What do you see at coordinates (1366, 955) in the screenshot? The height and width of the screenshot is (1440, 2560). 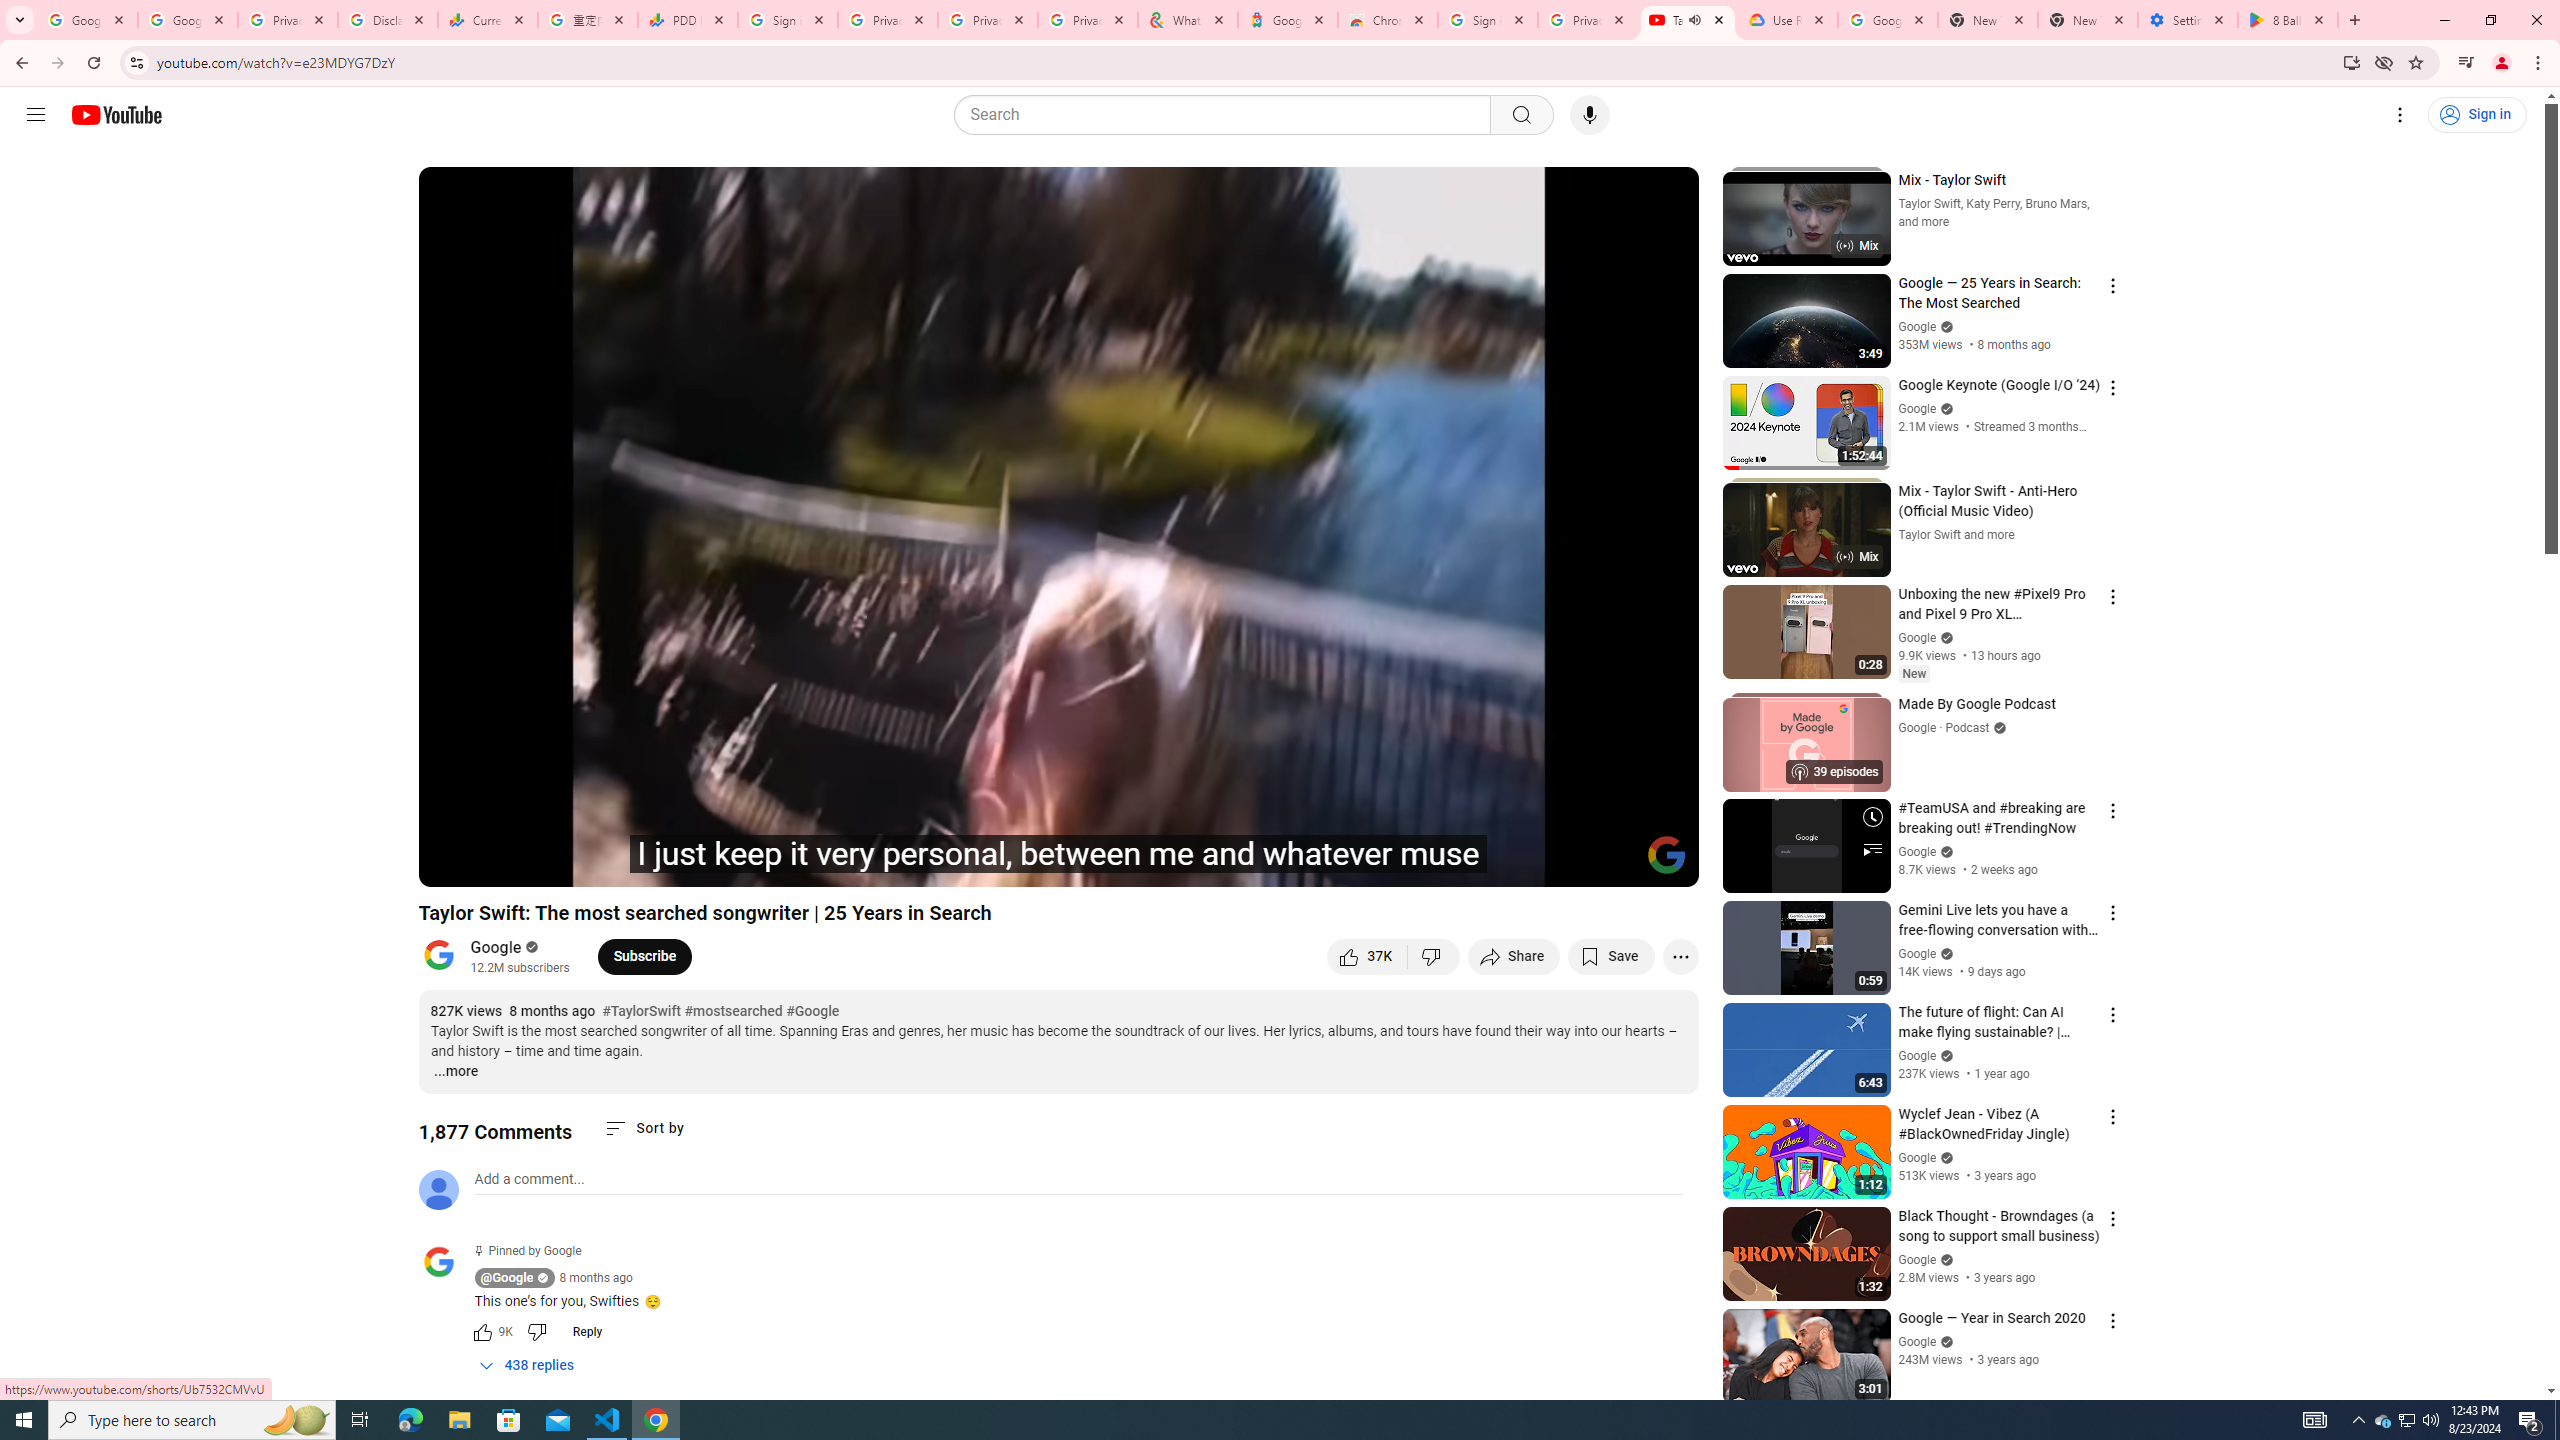 I see `'like this video along with 37,258 other people'` at bounding box center [1366, 955].